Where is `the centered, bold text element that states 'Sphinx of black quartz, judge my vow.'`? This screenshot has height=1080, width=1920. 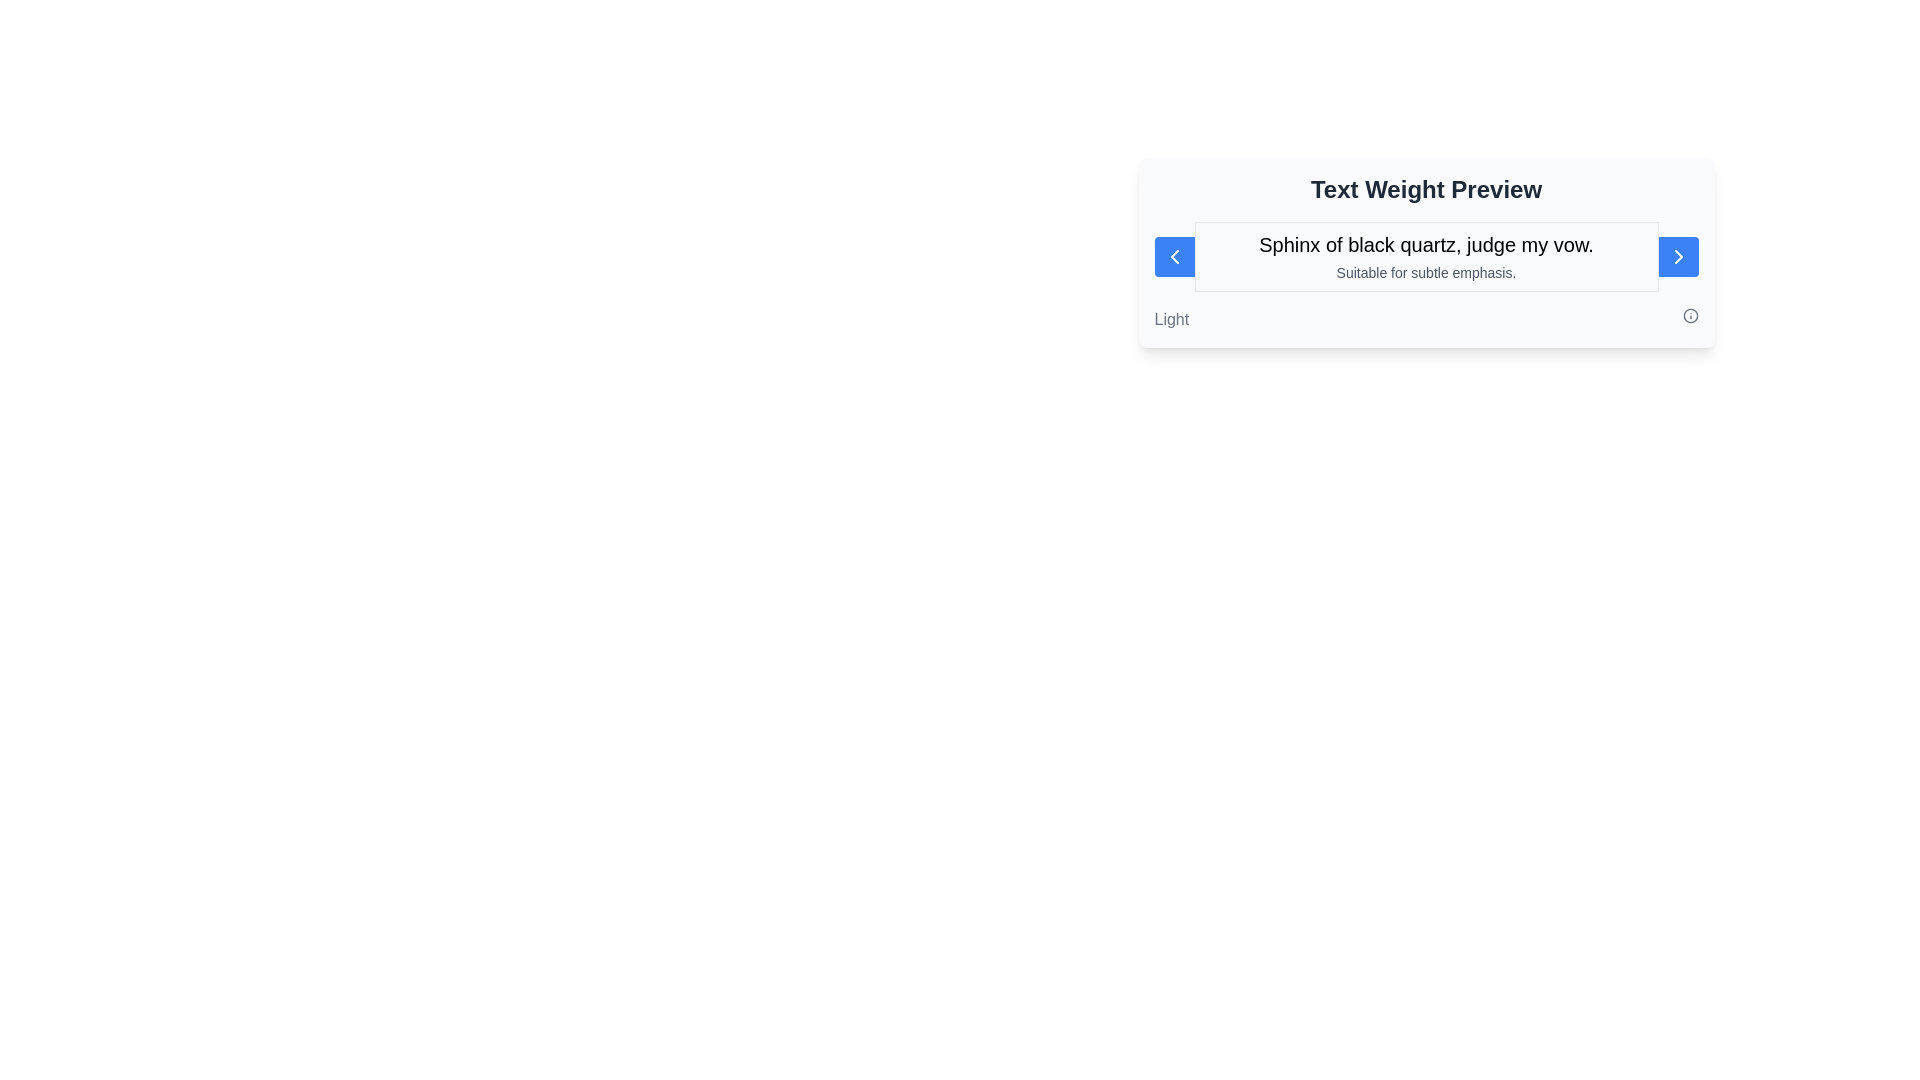
the centered, bold text element that states 'Sphinx of black quartz, judge my vow.' is located at coordinates (1425, 244).